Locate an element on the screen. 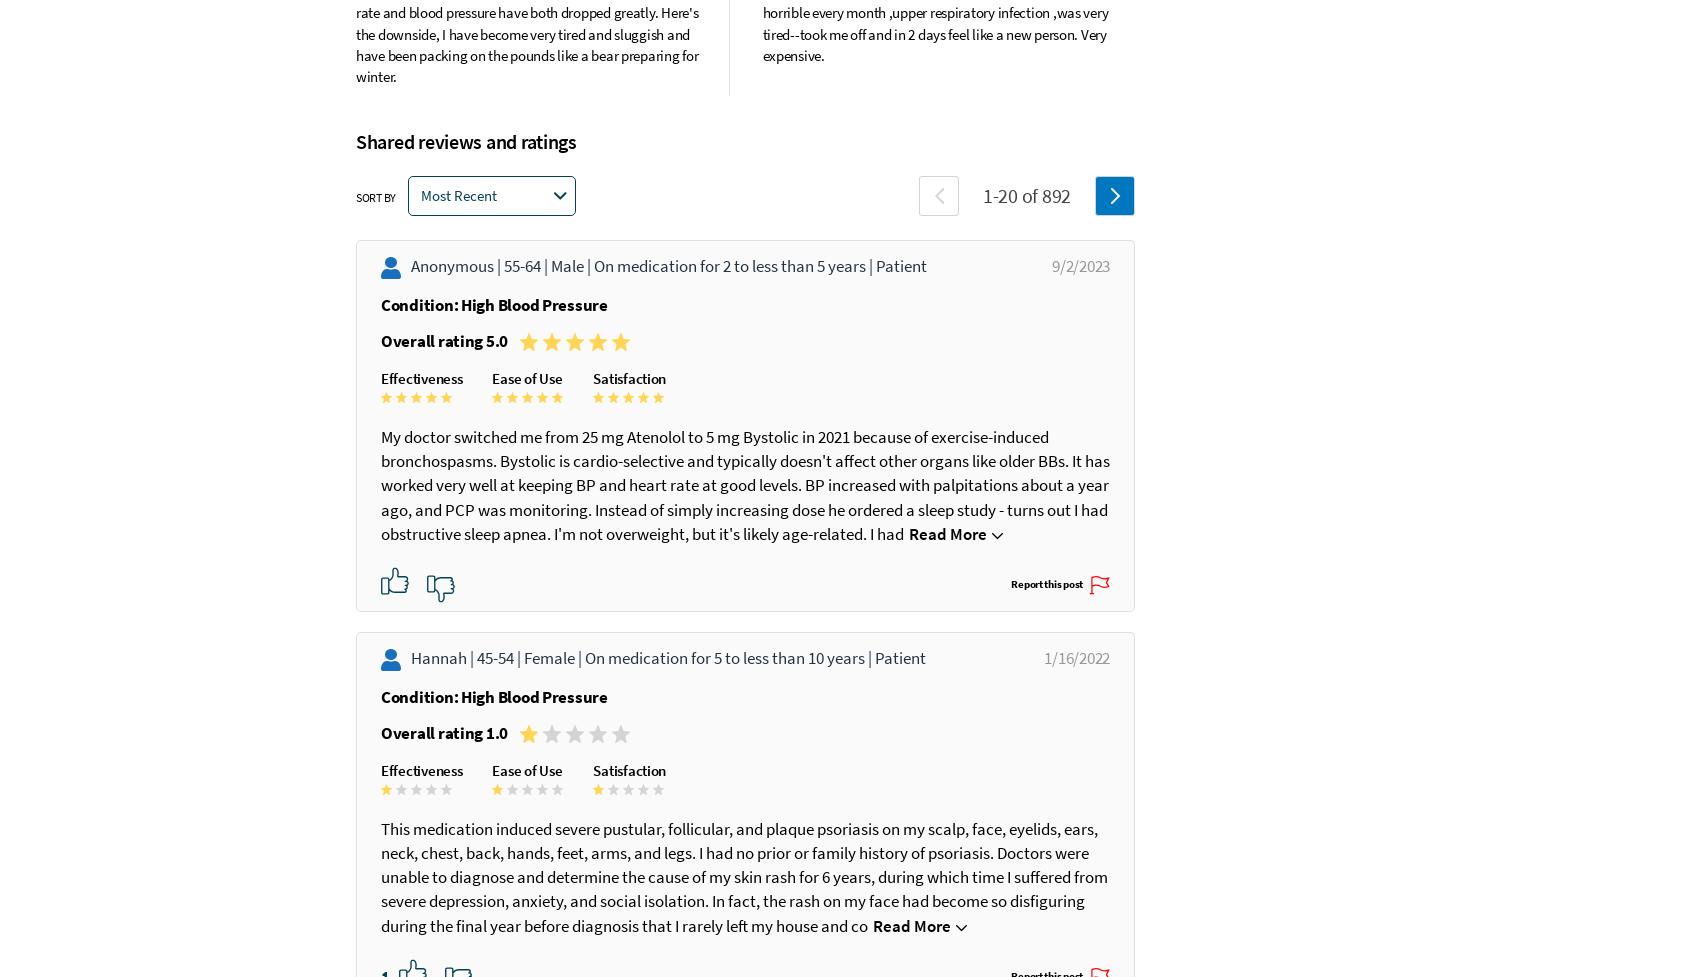 The image size is (1692, 977). '45-54 |' is located at coordinates (500, 680).